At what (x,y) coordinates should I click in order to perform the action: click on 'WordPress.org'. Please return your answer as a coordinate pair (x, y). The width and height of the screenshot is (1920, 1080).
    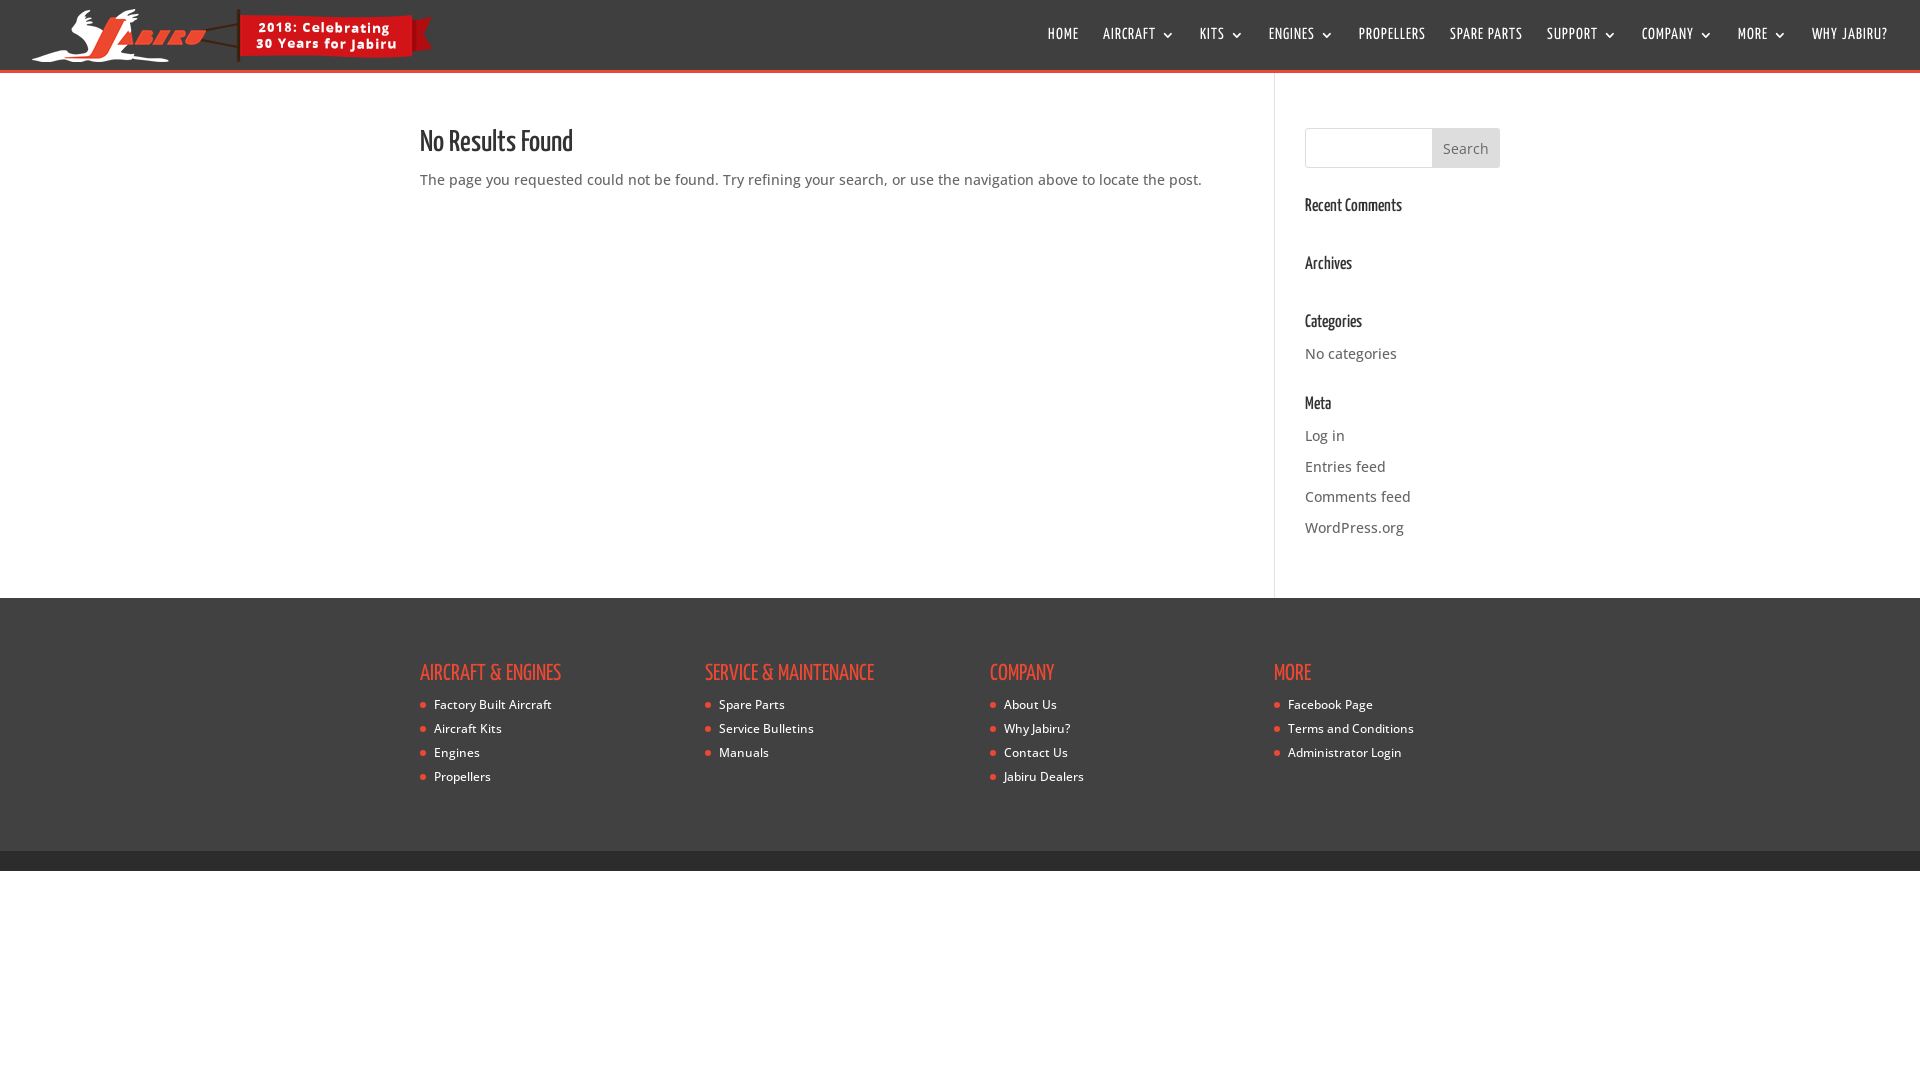
    Looking at the image, I should click on (1354, 526).